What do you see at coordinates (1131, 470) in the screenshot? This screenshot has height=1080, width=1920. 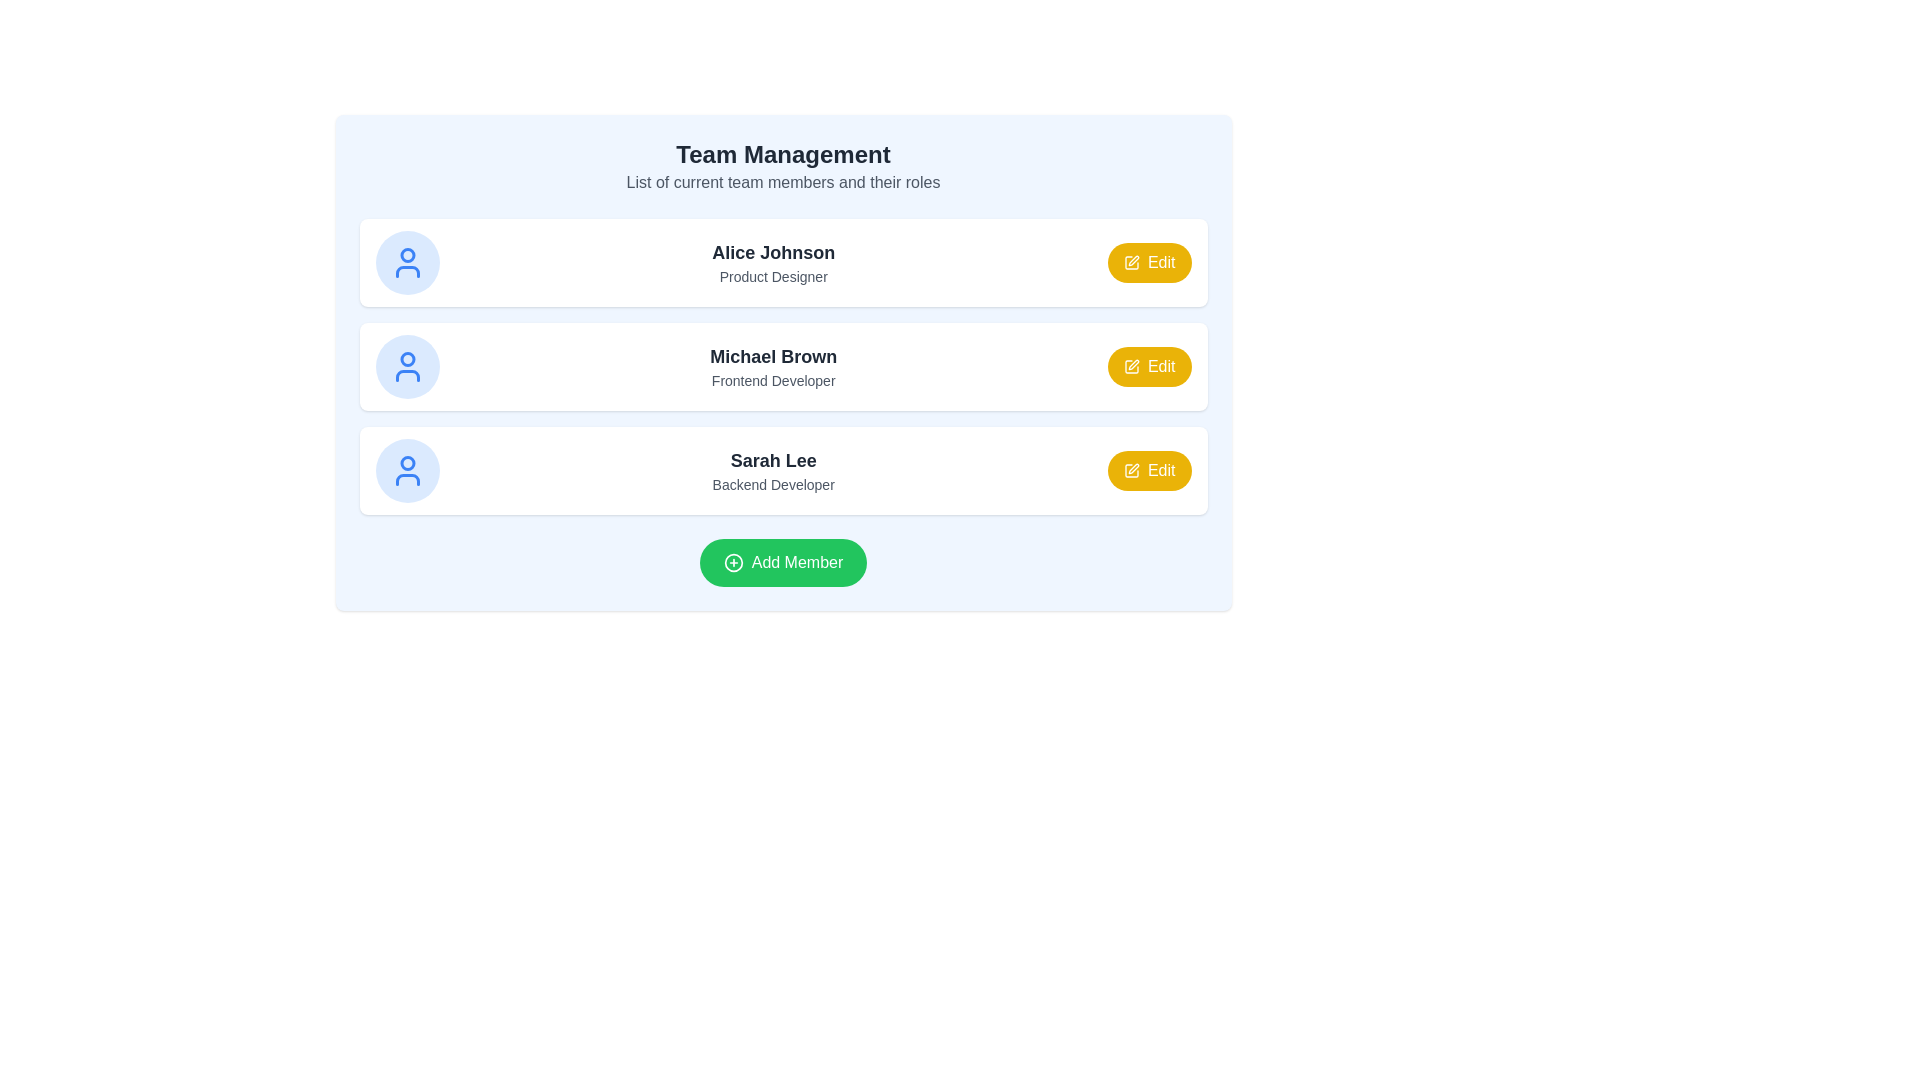 I see `the edit icon located to the left of the text 'Edit' for the user entry 'Sarah Lee'` at bounding box center [1131, 470].